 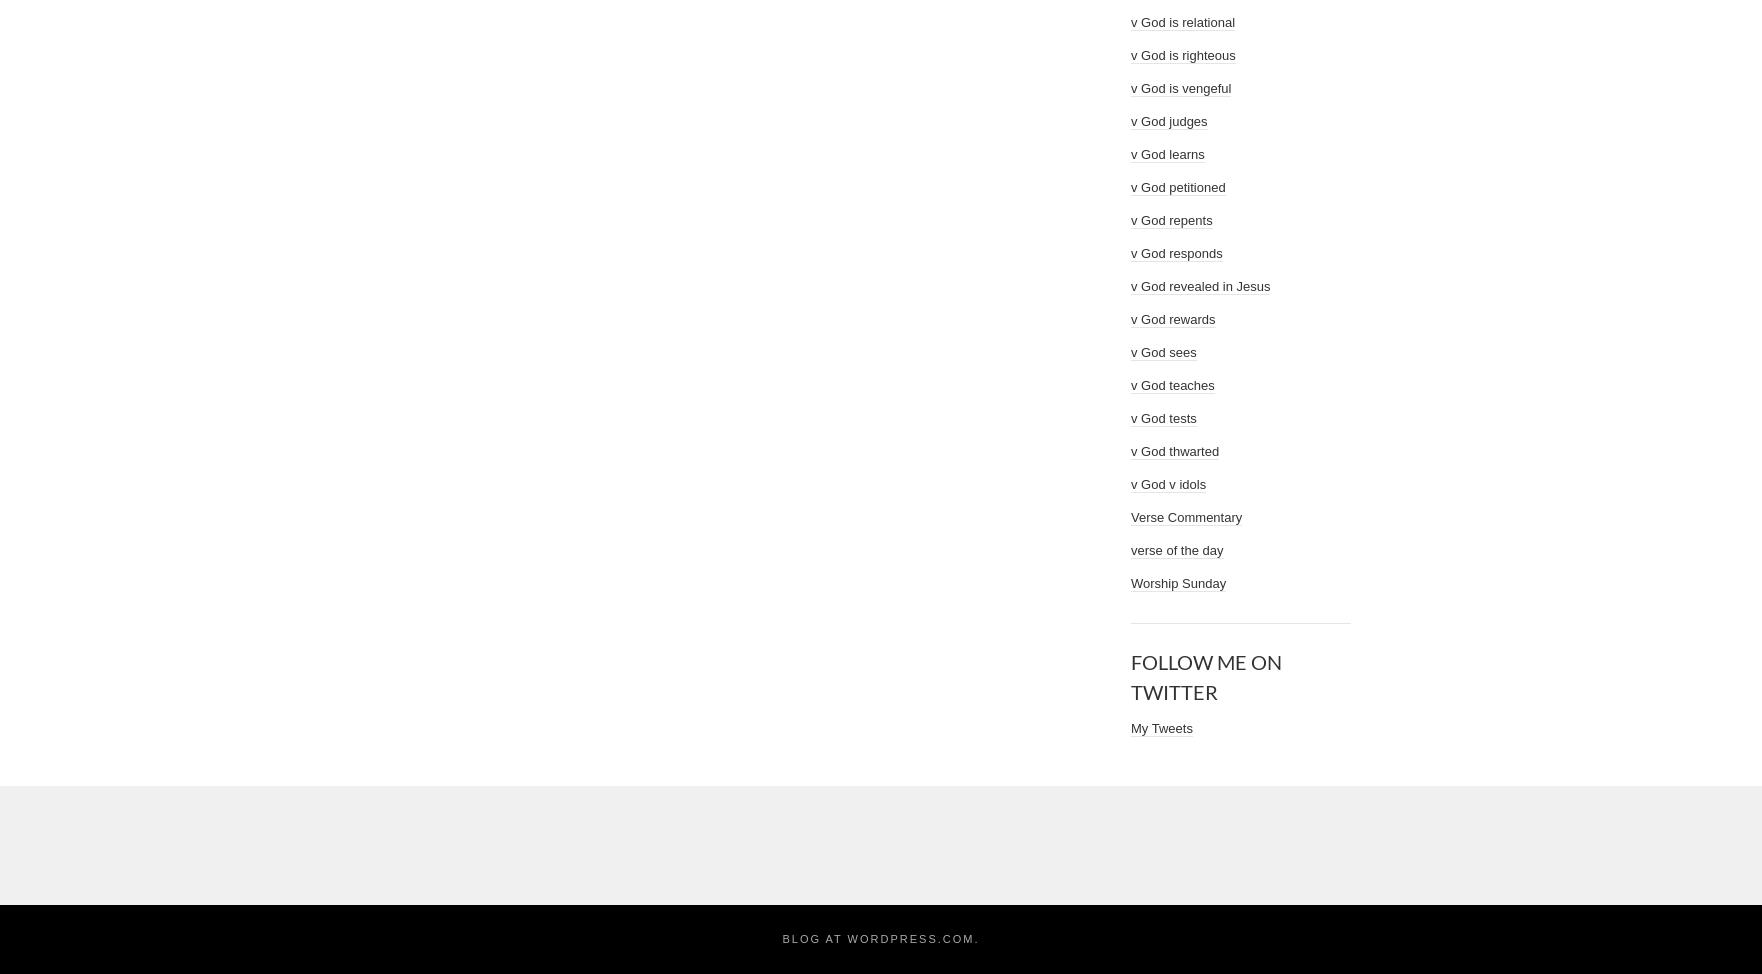 I want to click on 'v God is vengeful', so click(x=1131, y=87).